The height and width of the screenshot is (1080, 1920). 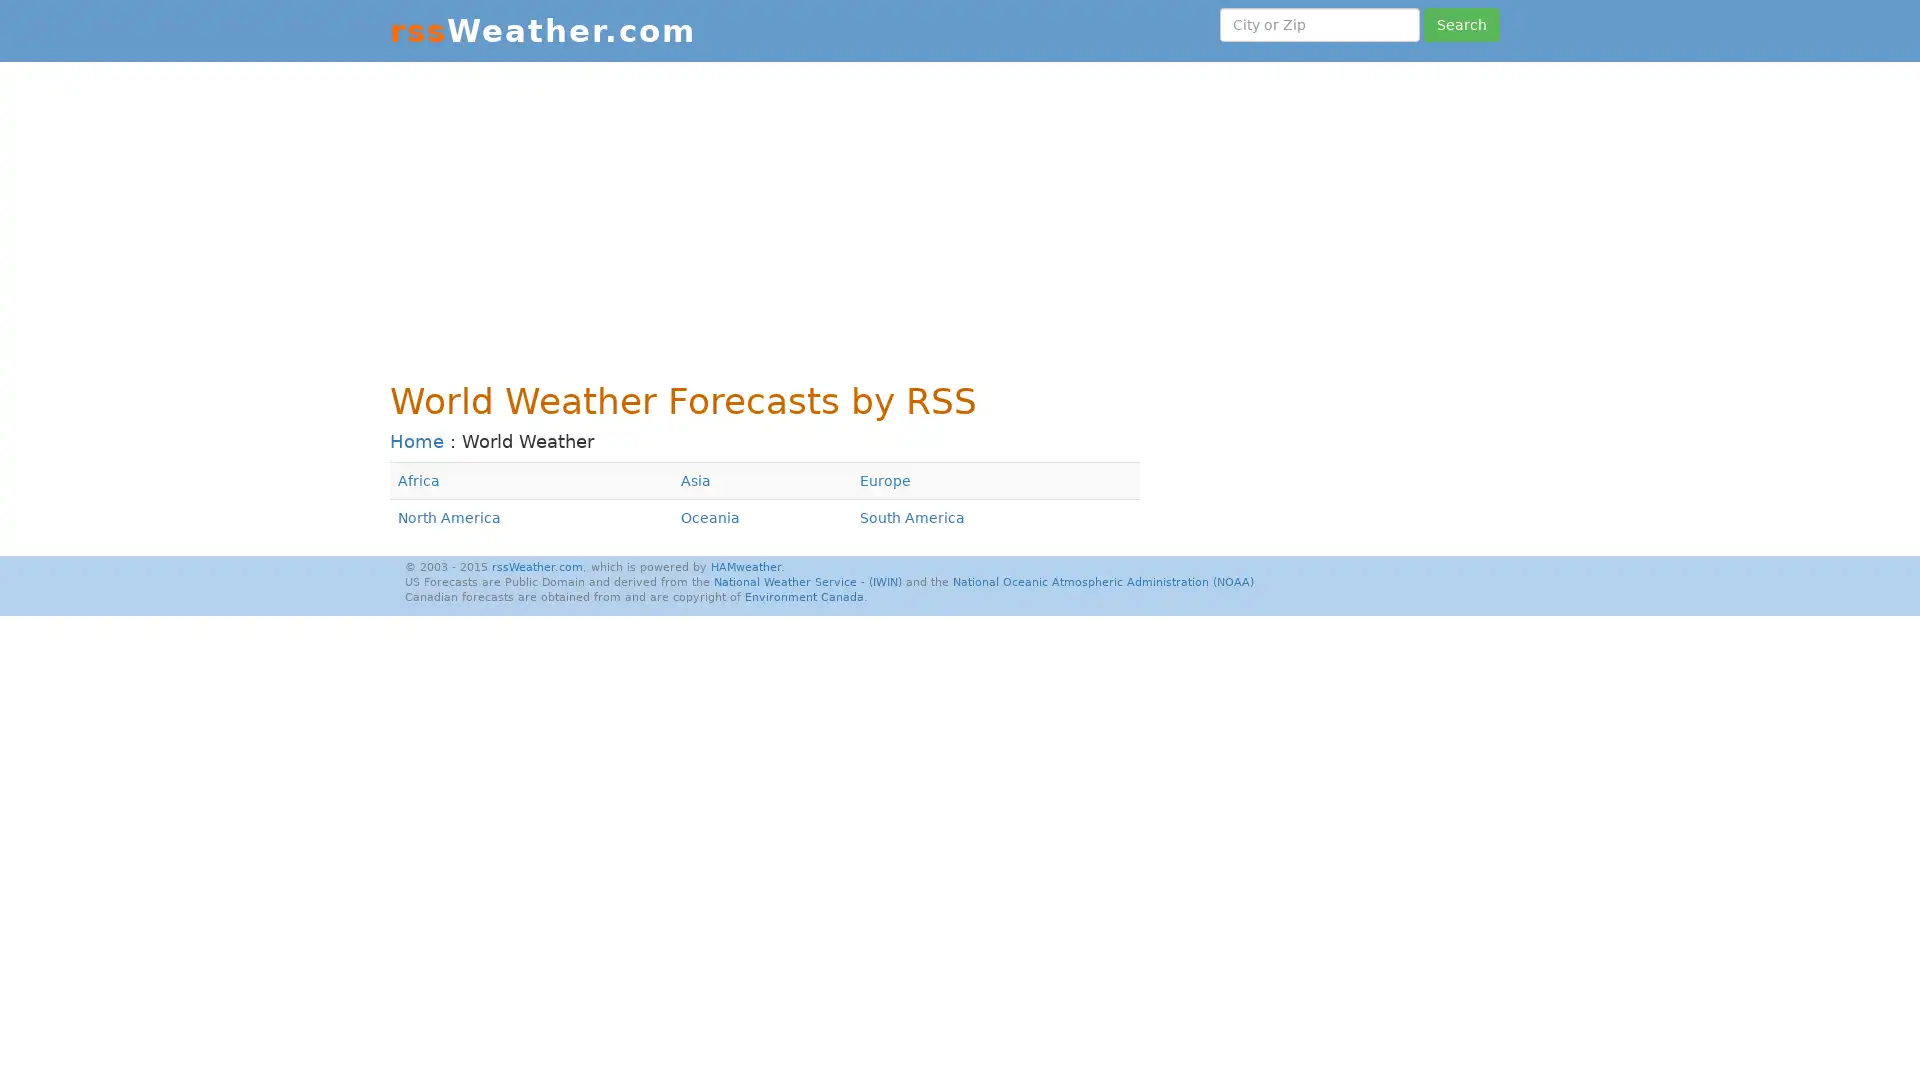 What do you see at coordinates (1462, 24) in the screenshot?
I see `Search` at bounding box center [1462, 24].